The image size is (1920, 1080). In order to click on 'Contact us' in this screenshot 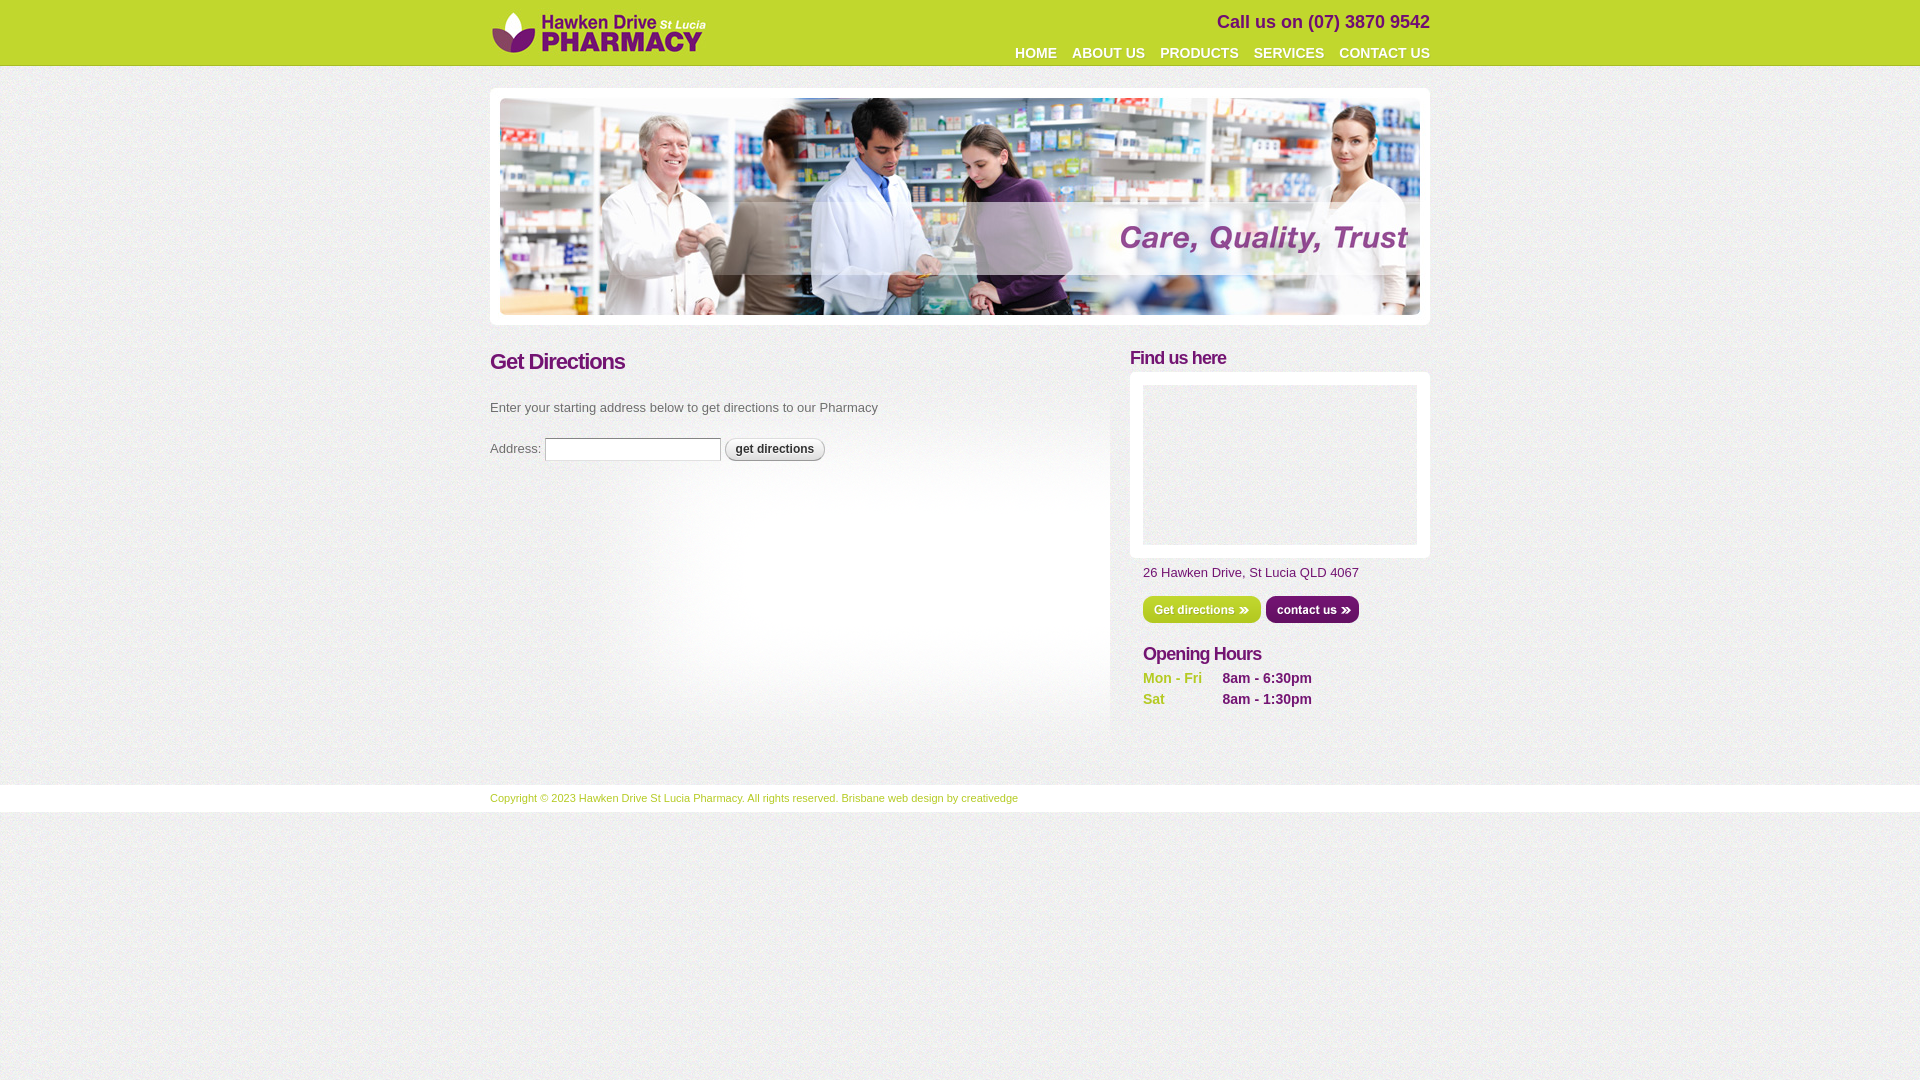, I will do `click(1312, 608)`.